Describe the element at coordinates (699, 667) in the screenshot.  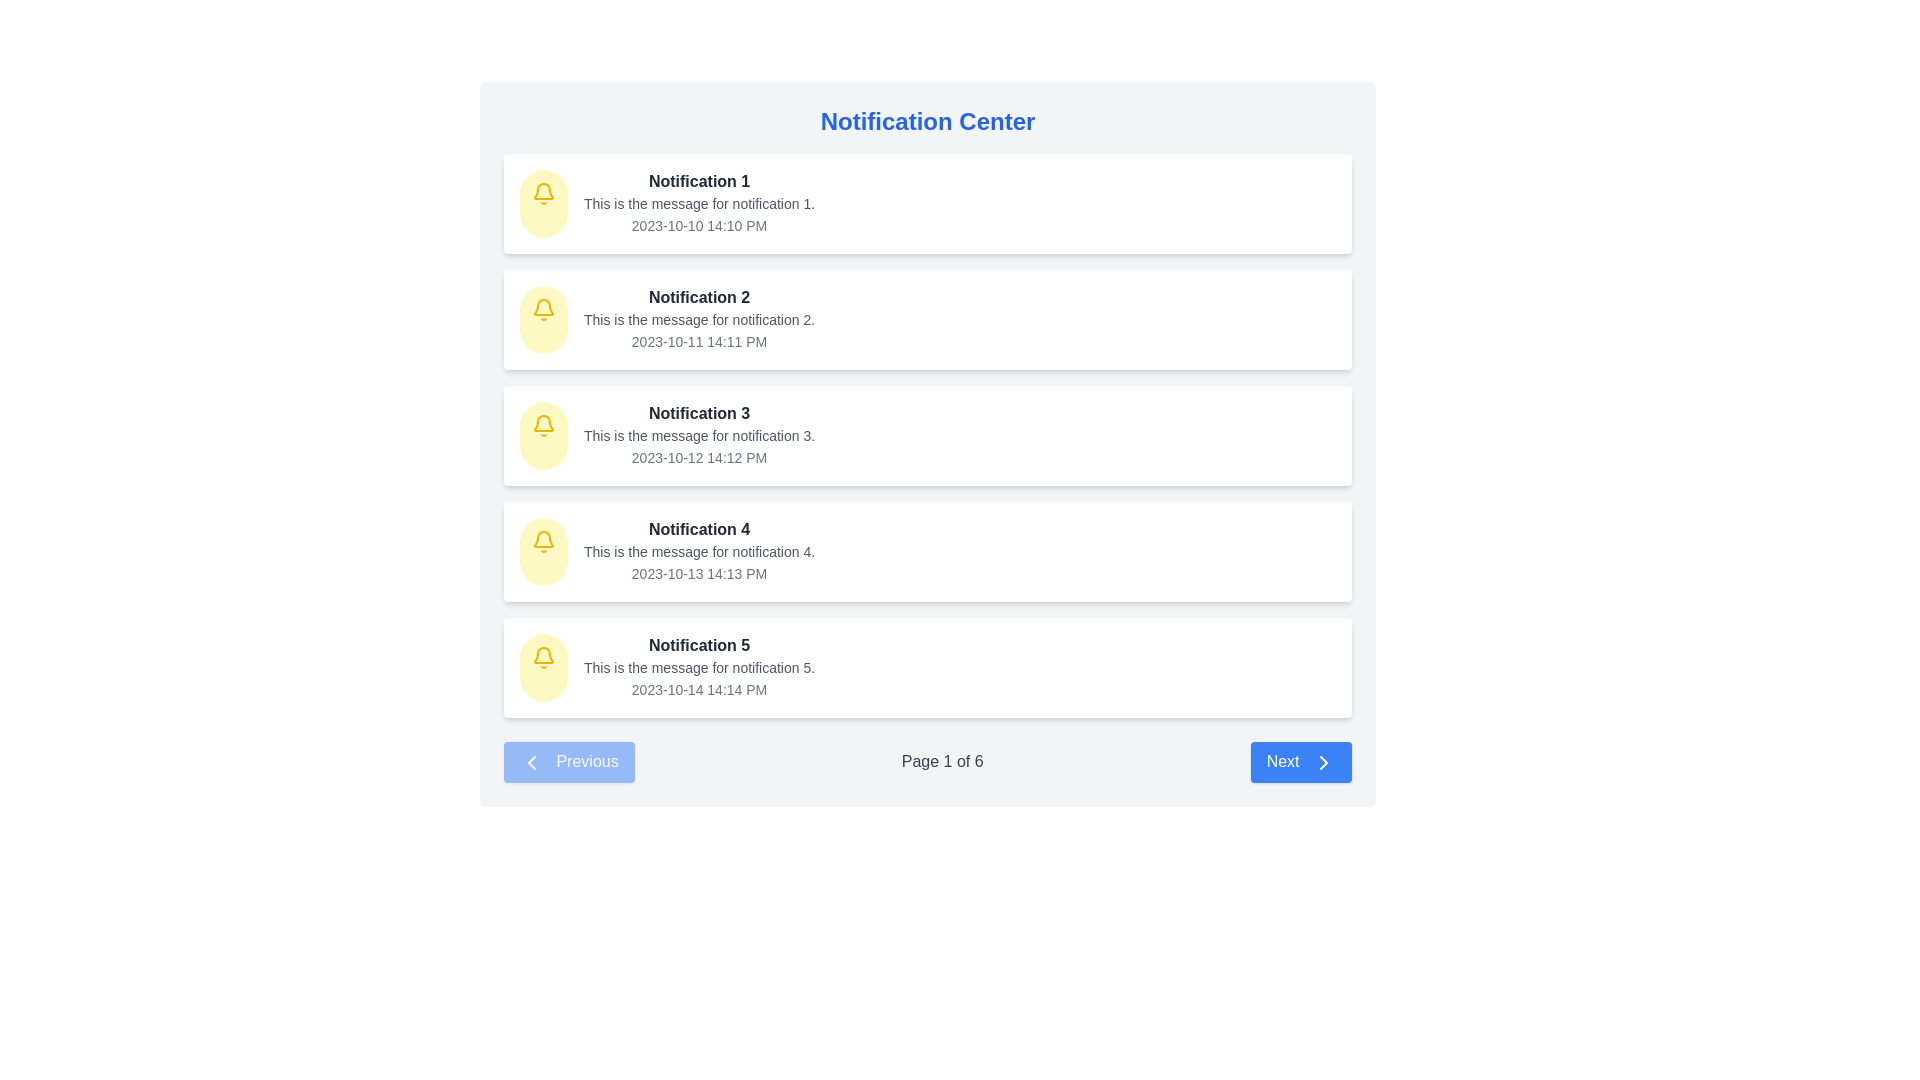
I see `the fifth notification card in the list, which displays details about a specific notification including its title and description` at that location.